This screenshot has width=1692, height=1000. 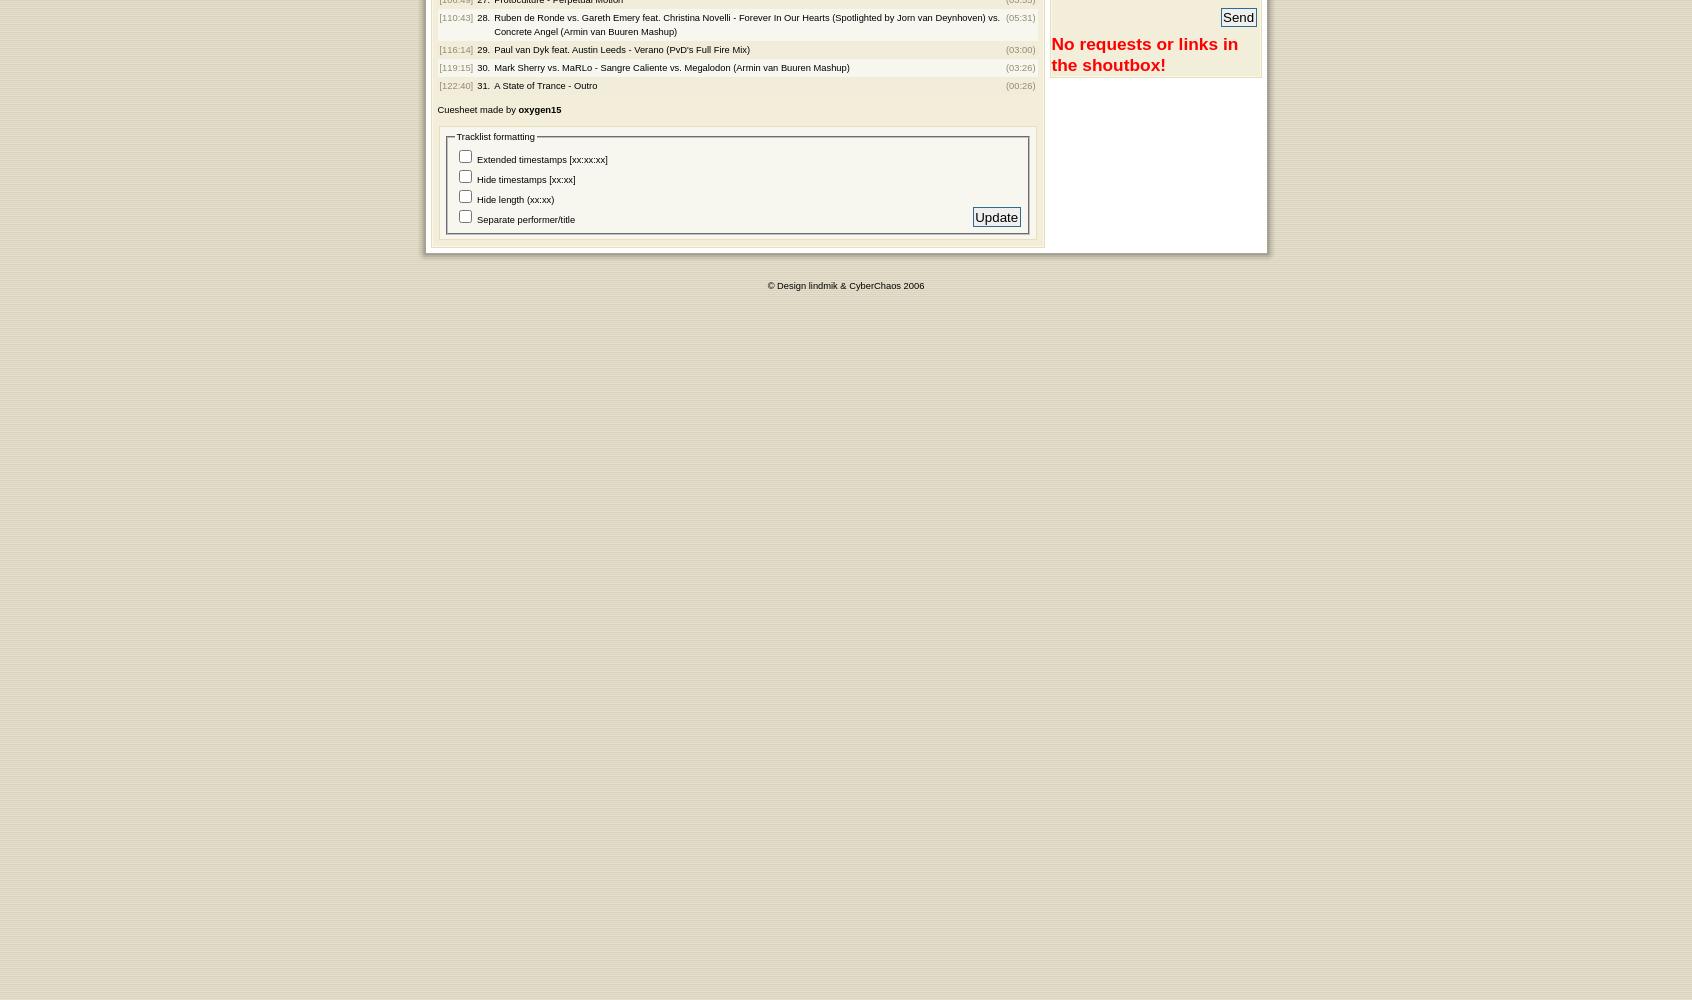 I want to click on '[119:15]', so click(x=454, y=67).